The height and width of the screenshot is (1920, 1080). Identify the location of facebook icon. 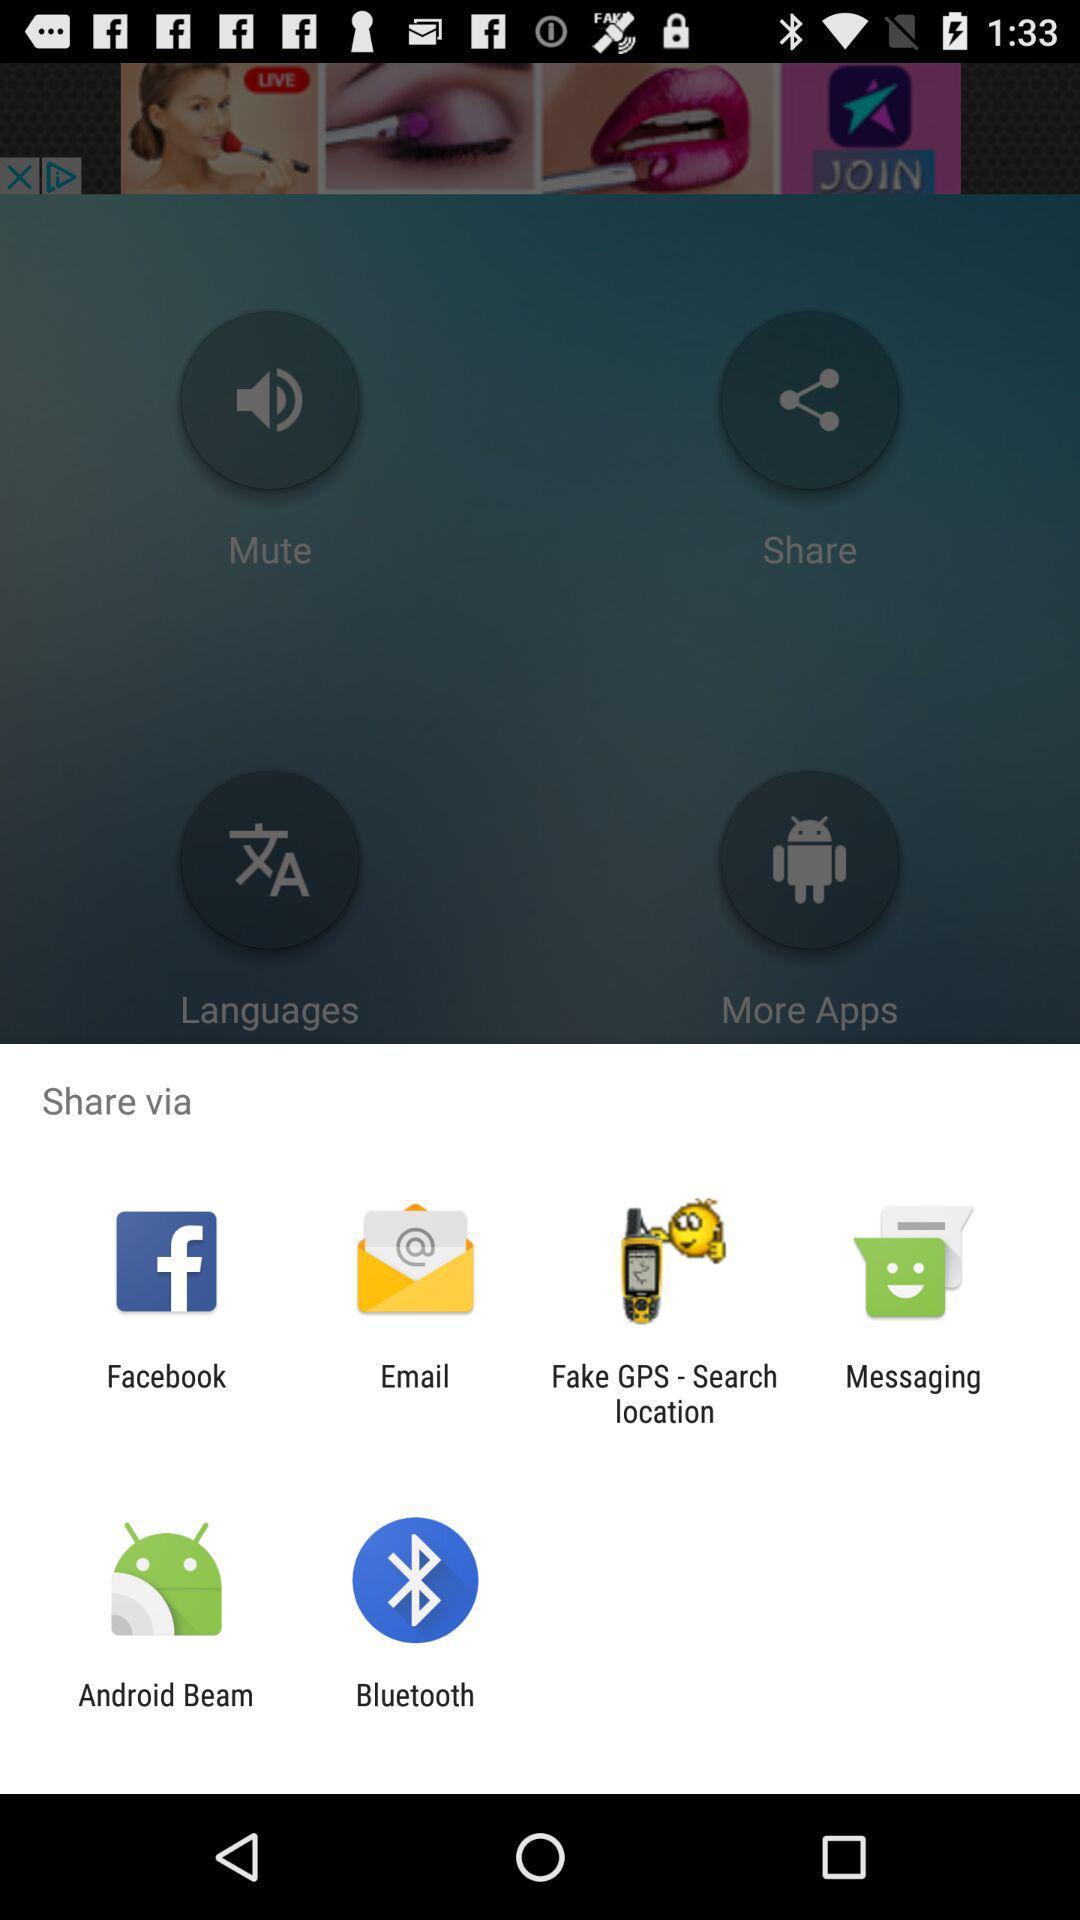
(165, 1392).